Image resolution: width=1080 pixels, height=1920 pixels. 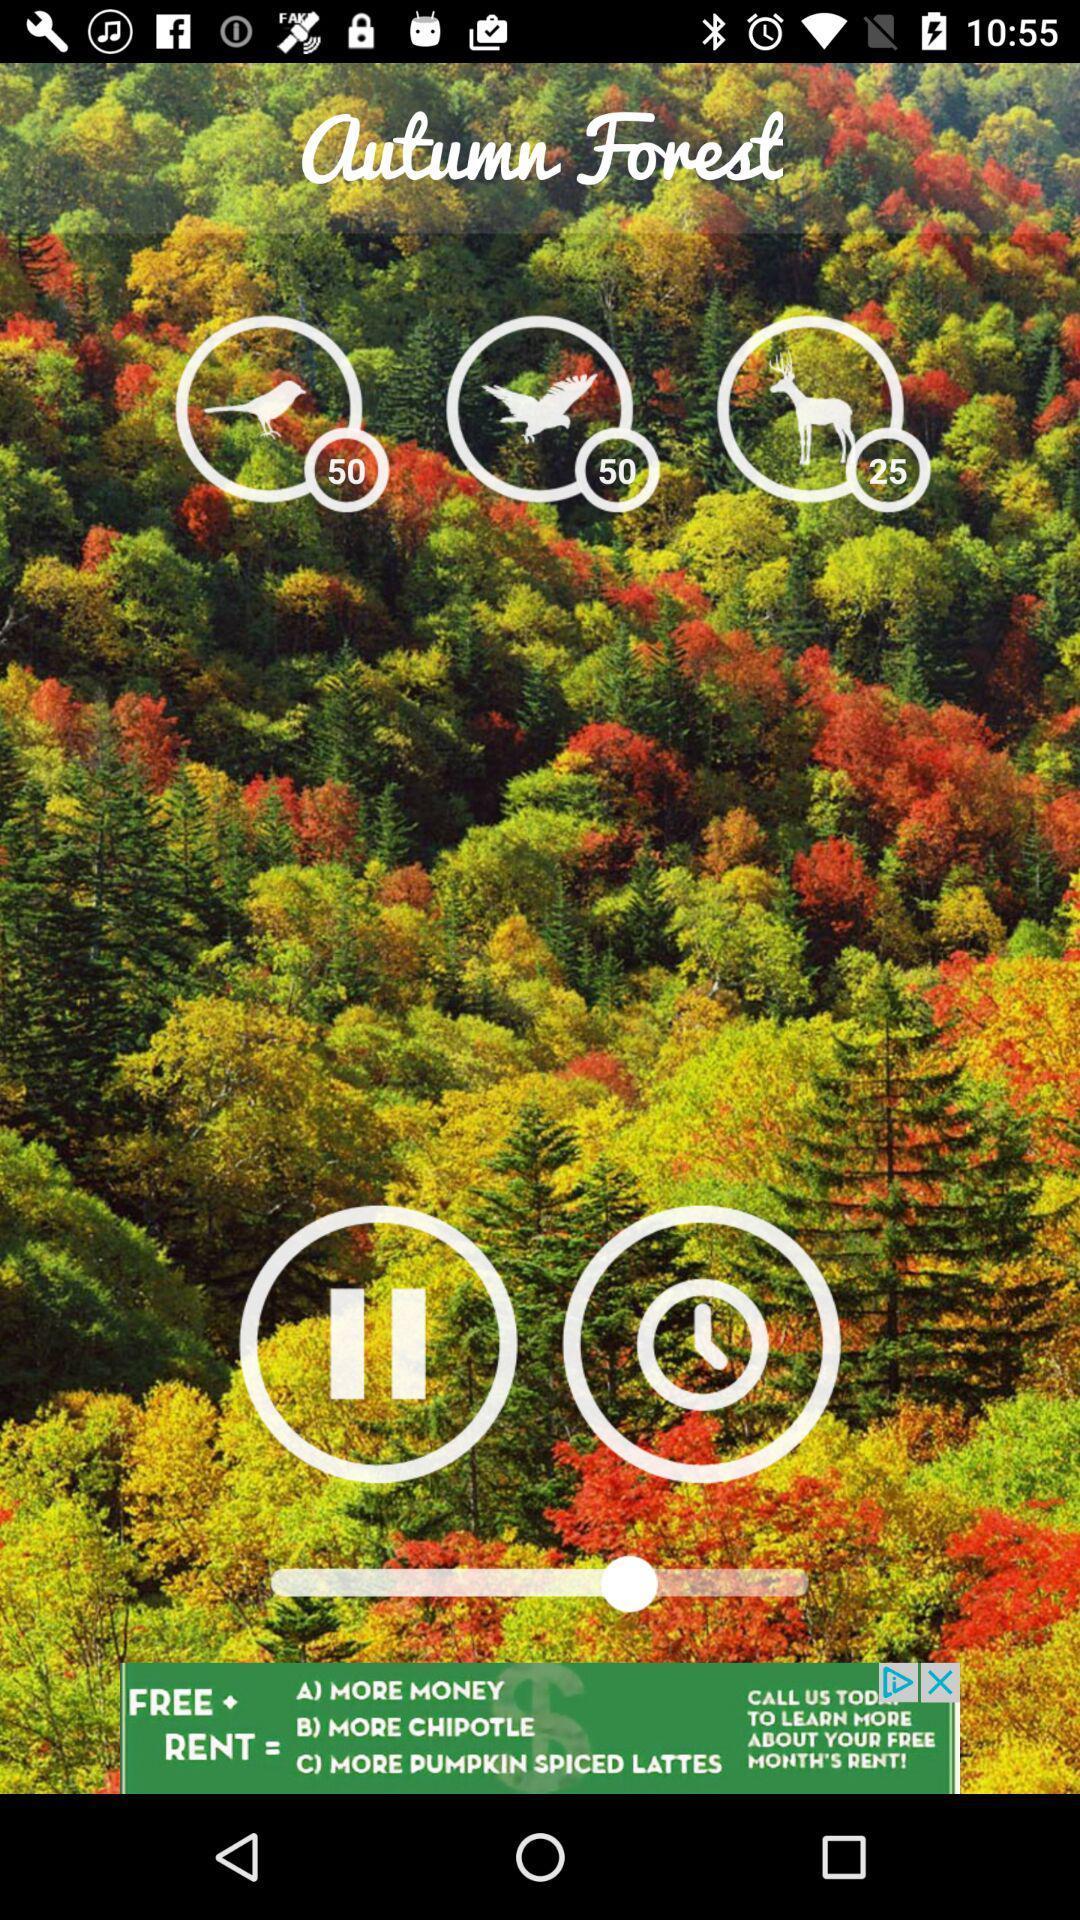 I want to click on bird icon, so click(x=538, y=407).